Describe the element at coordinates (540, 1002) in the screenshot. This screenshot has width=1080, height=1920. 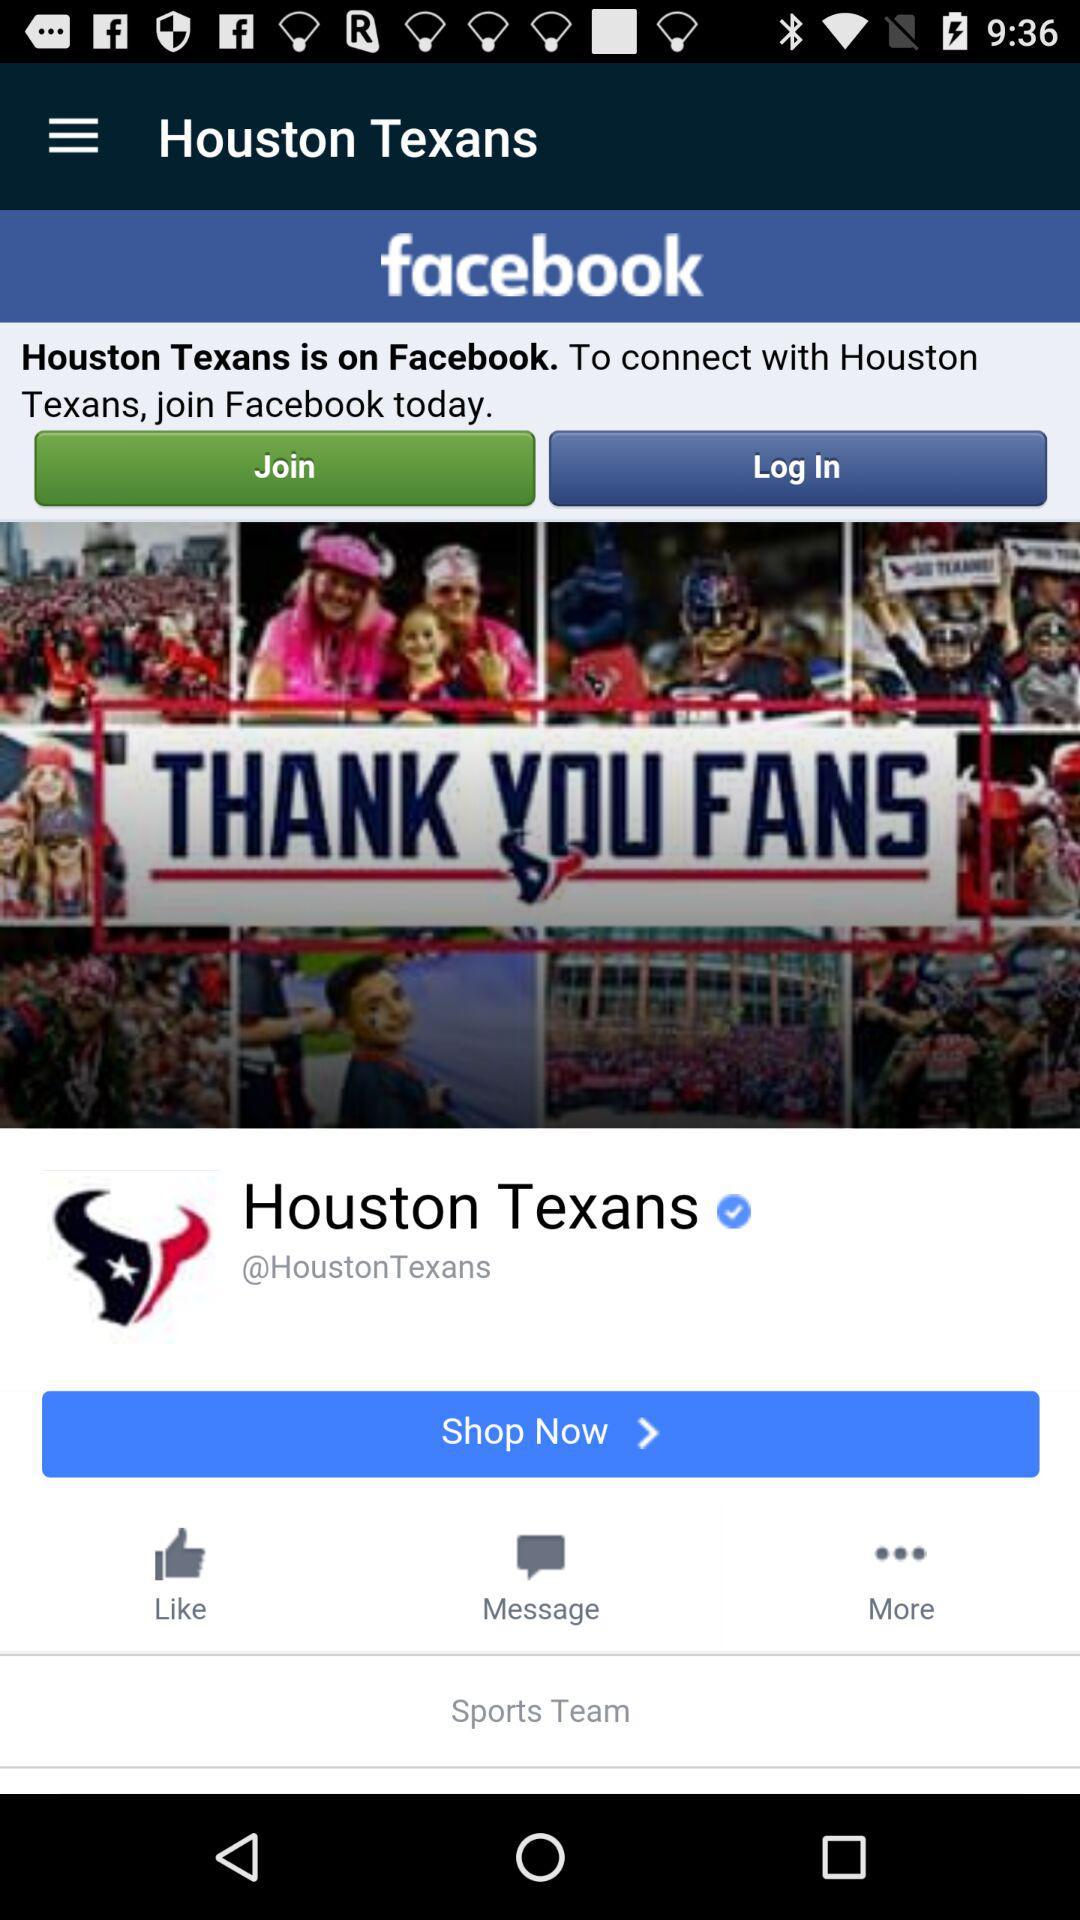
I see `see an image` at that location.